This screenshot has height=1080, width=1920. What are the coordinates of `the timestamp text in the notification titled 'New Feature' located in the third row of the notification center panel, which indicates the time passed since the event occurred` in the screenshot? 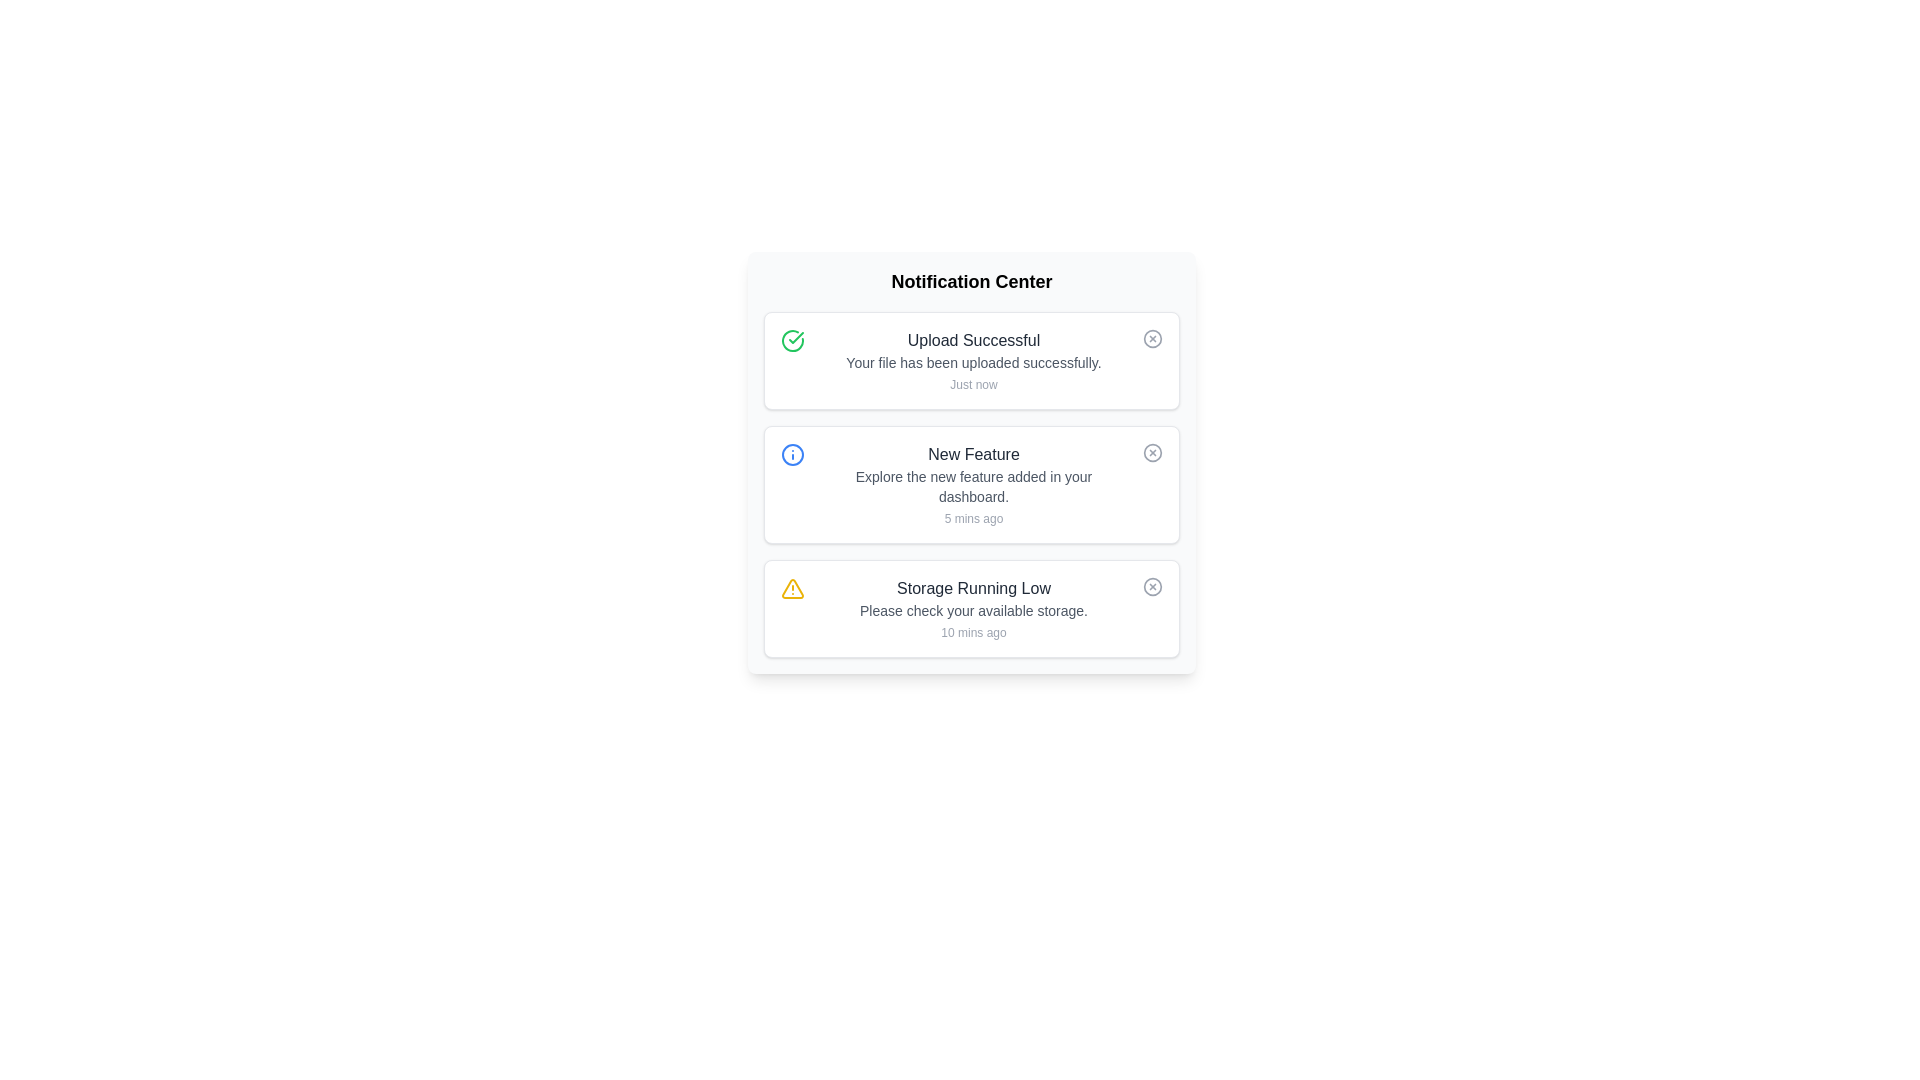 It's located at (974, 518).